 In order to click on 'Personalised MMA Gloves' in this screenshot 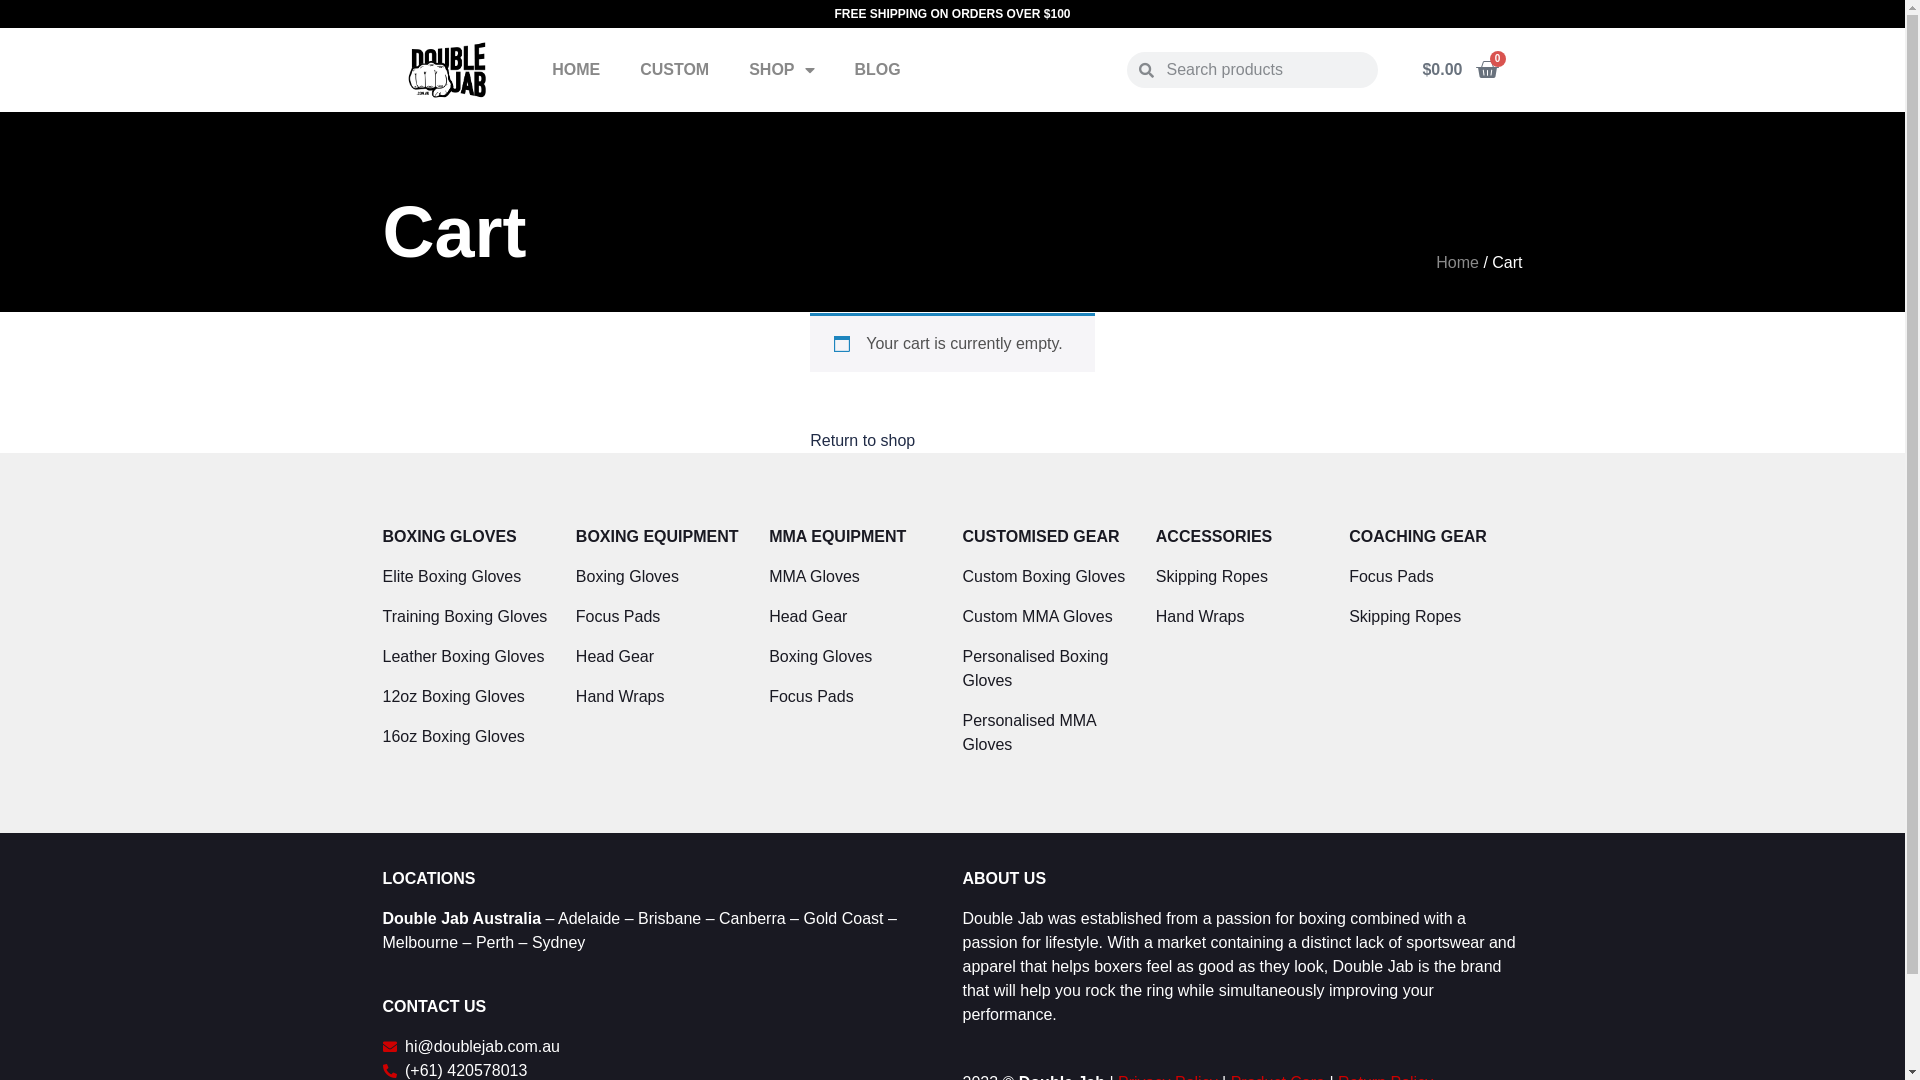, I will do `click(961, 732)`.